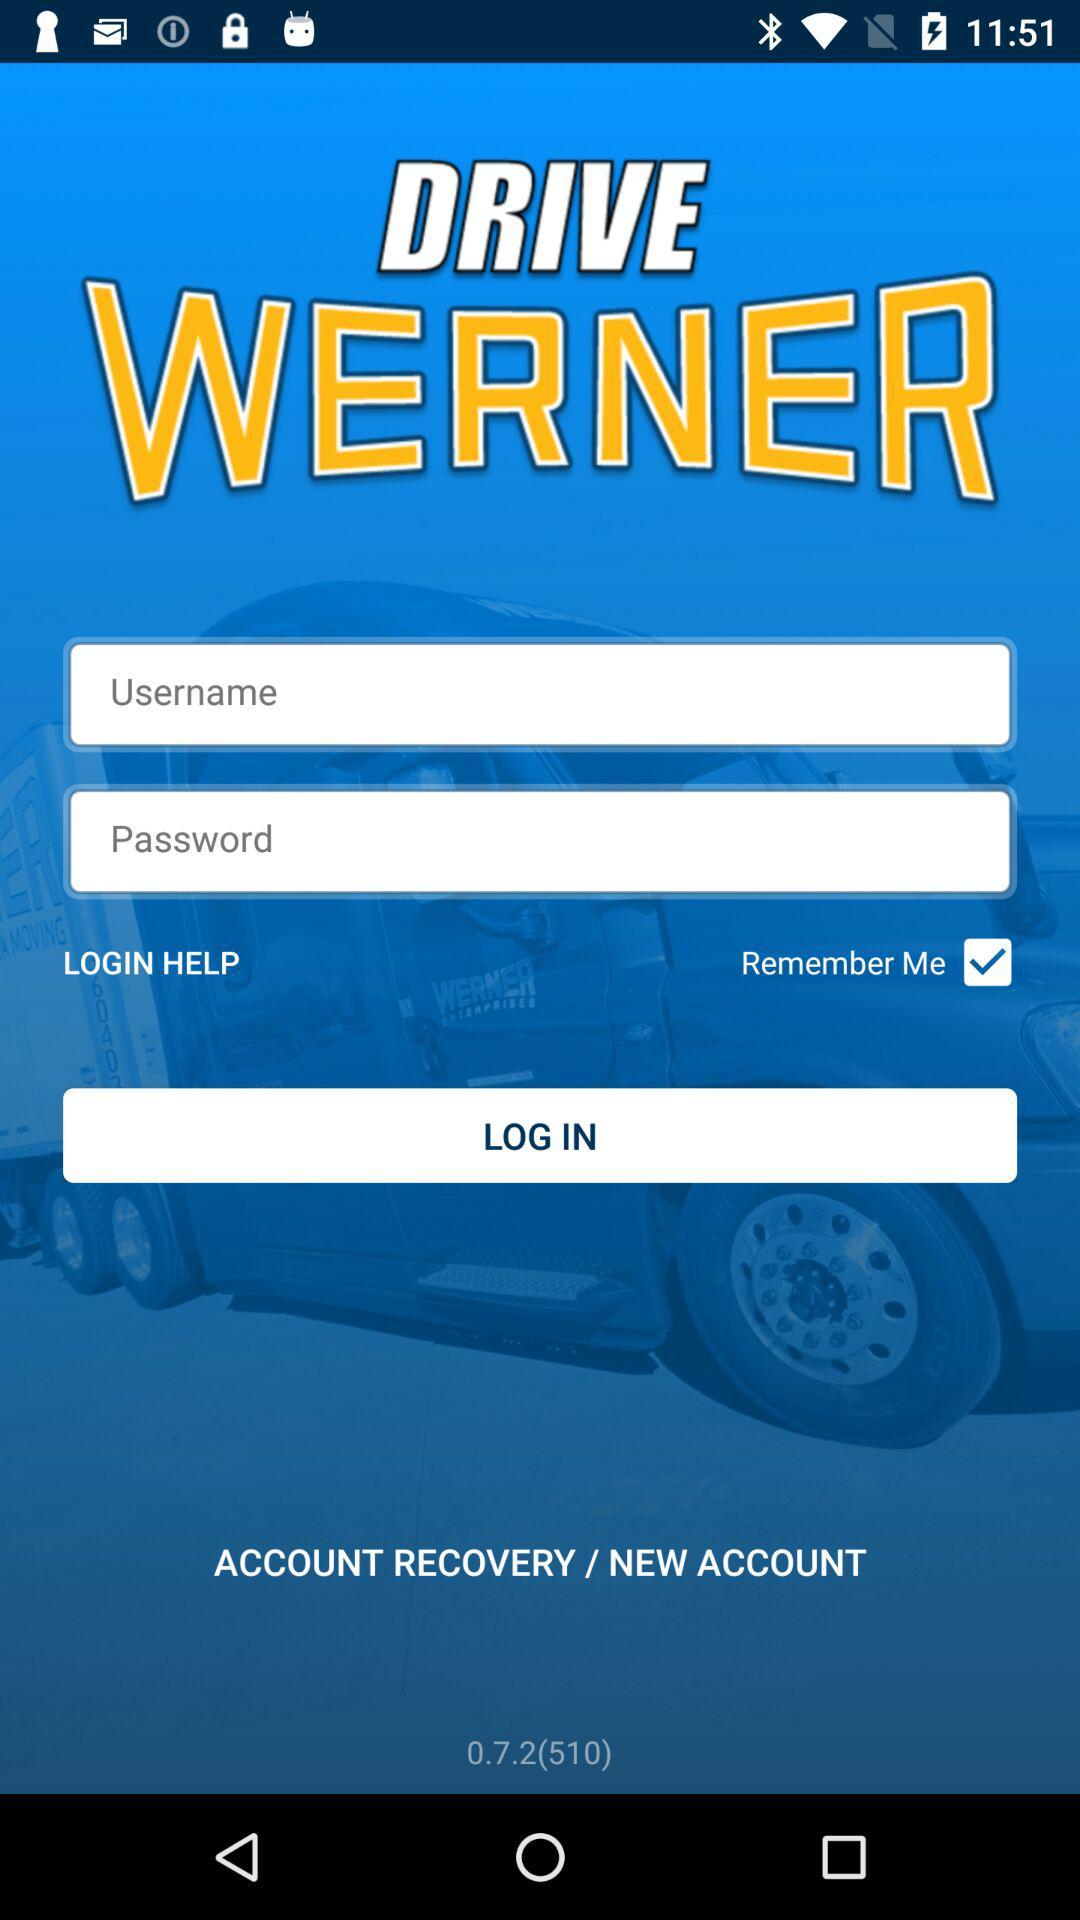 This screenshot has height=1920, width=1080. Describe the element at coordinates (177, 962) in the screenshot. I see `item on the left` at that location.